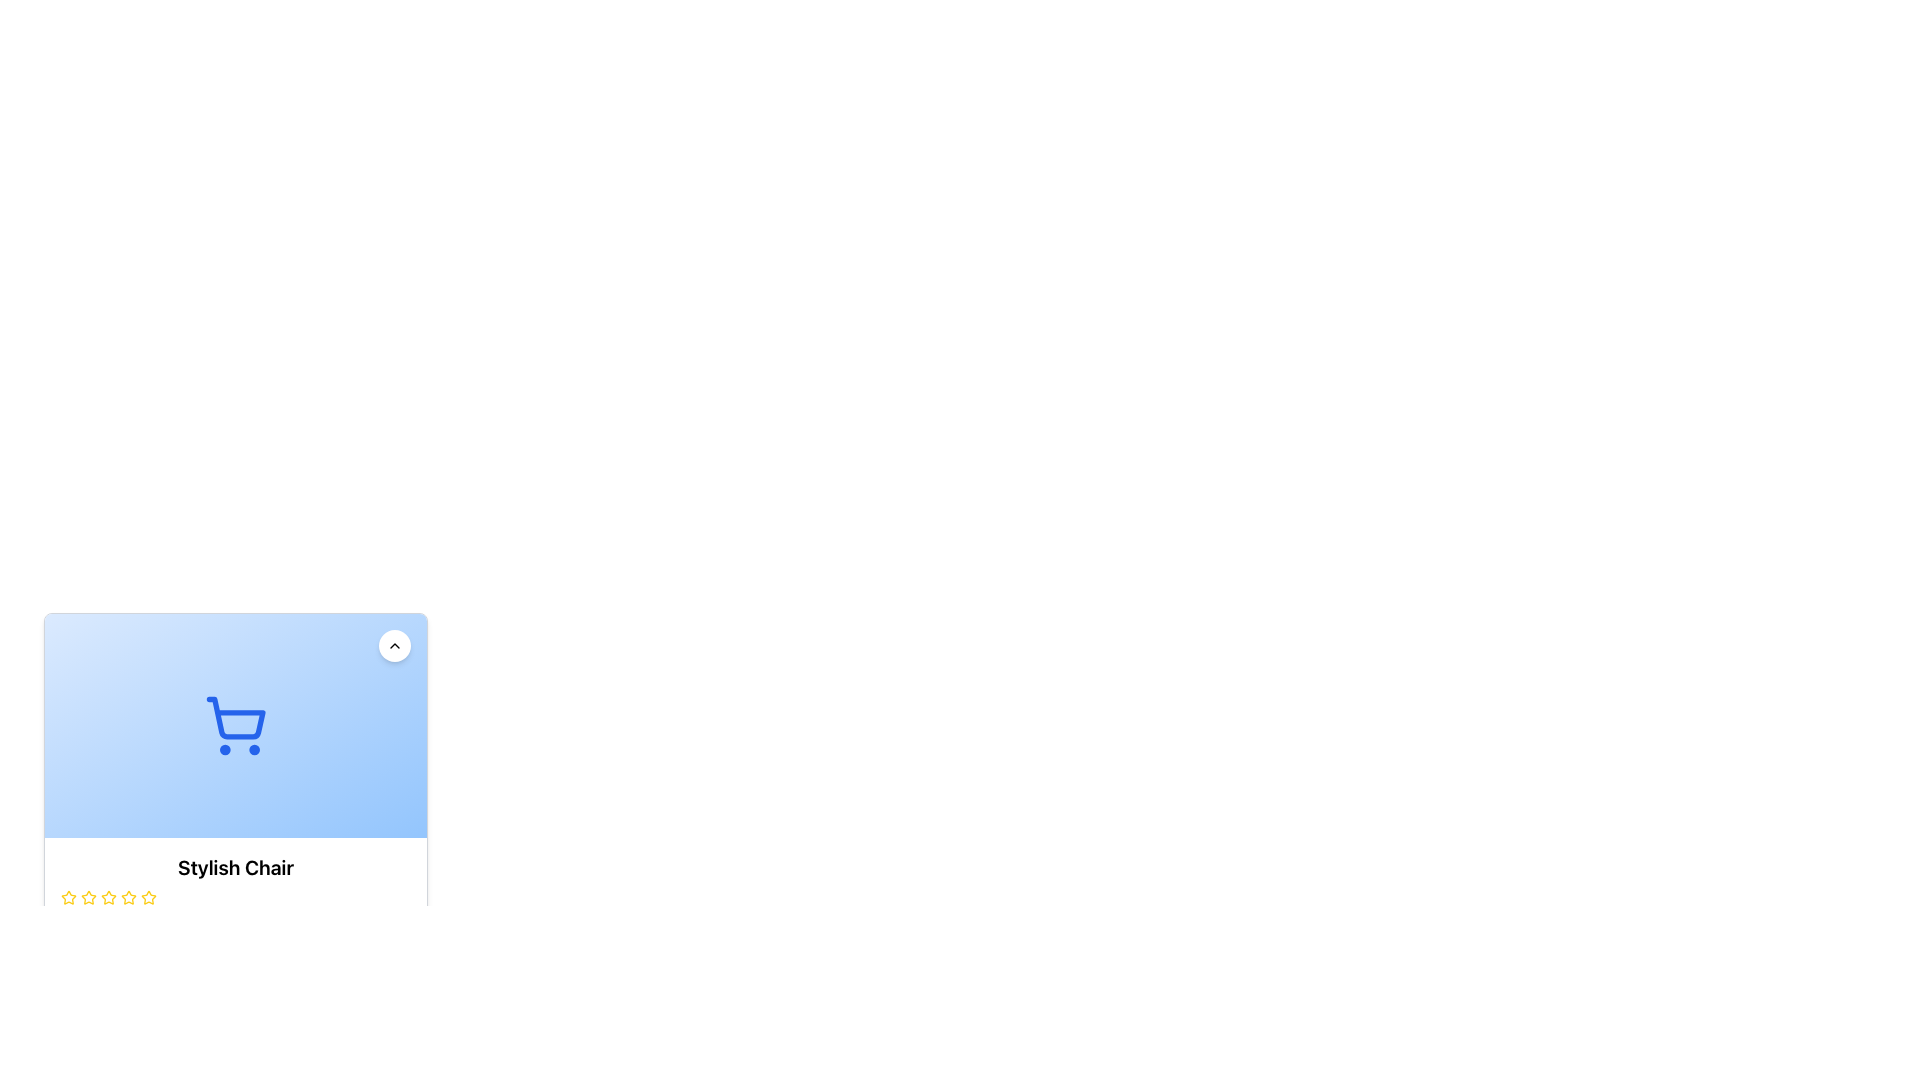 The image size is (1920, 1080). Describe the element at coordinates (108, 896) in the screenshot. I see `the second star from the left to rate the product 'Stylish Chair'` at that location.